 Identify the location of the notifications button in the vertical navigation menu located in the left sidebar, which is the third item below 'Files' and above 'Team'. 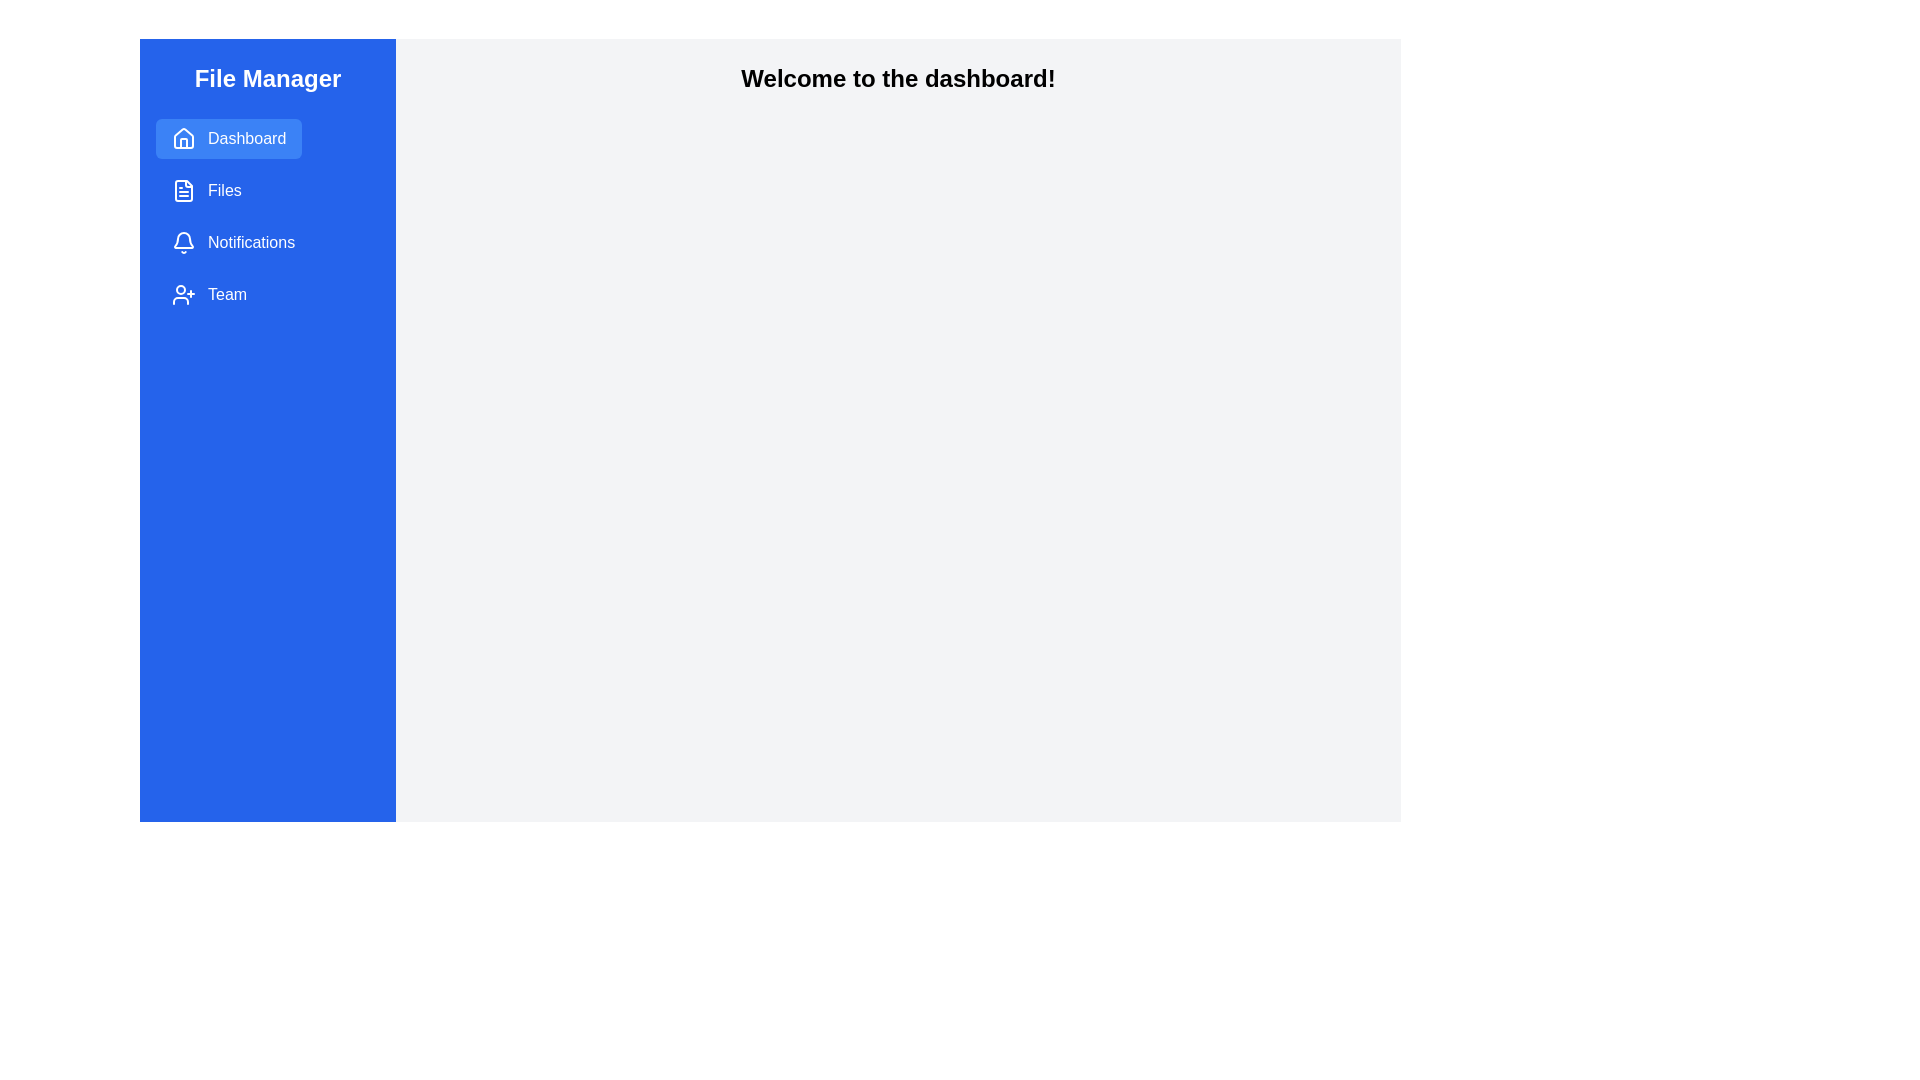
(233, 242).